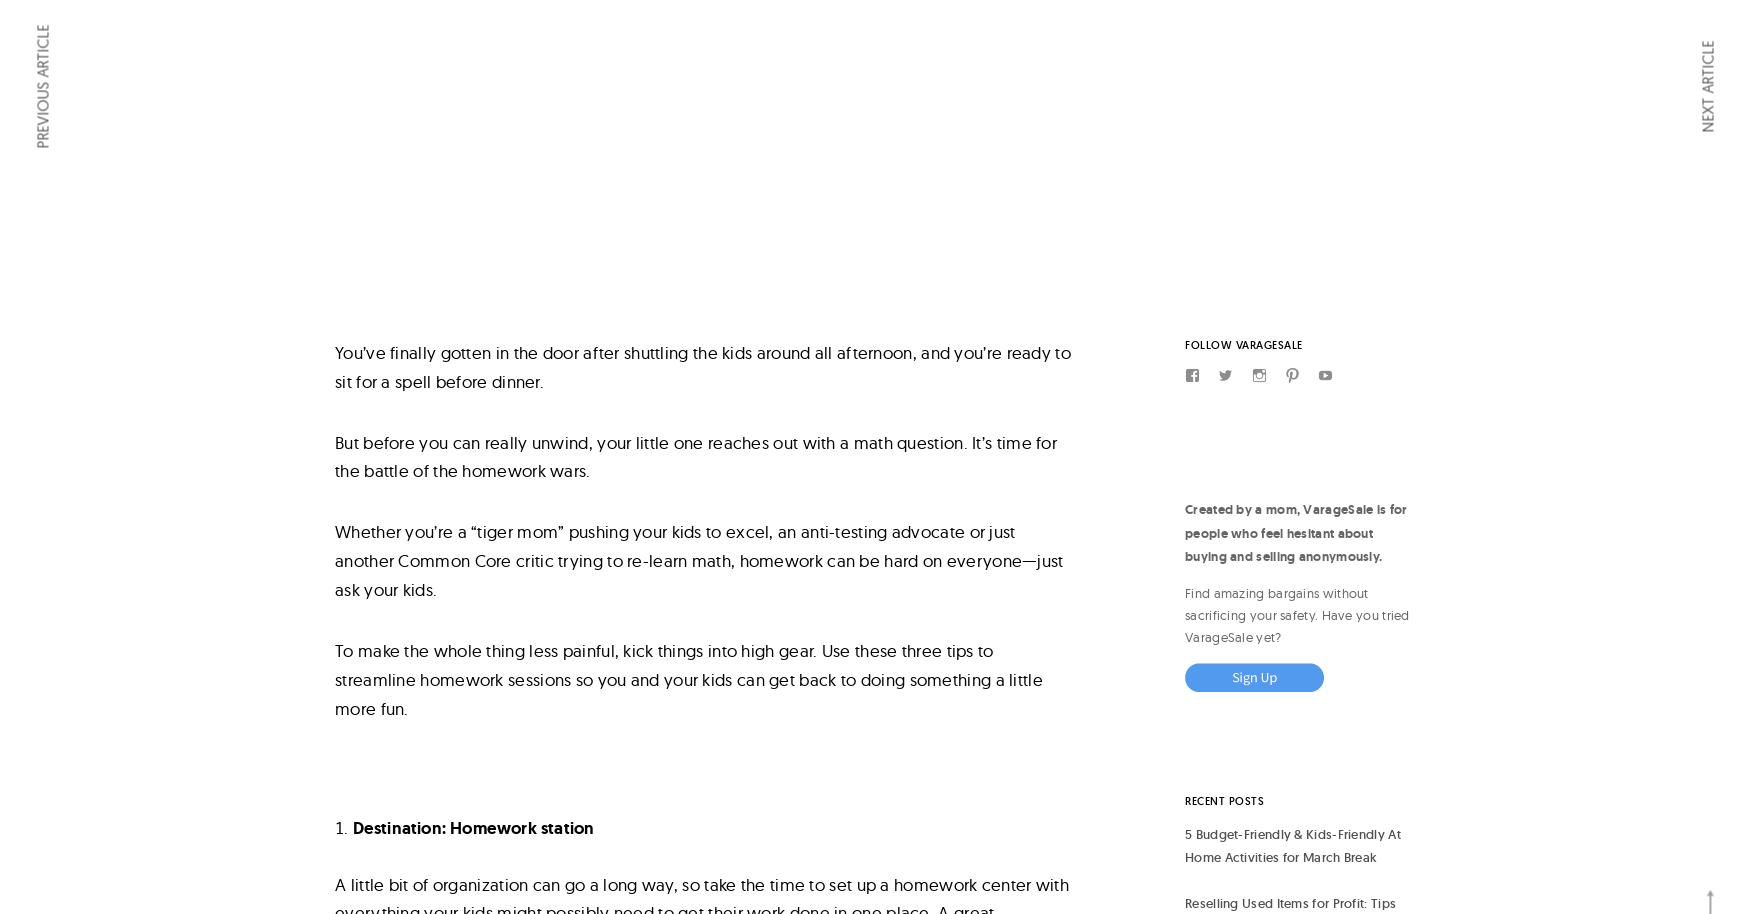  What do you see at coordinates (698, 560) in the screenshot?
I see `'Whether you’re a “tiger mom” pushing your kids to excel, an anti-testing advocate or just another Common Core critic trying to re-learn math, homework can be hard on everyone—just ask your kids.'` at bounding box center [698, 560].